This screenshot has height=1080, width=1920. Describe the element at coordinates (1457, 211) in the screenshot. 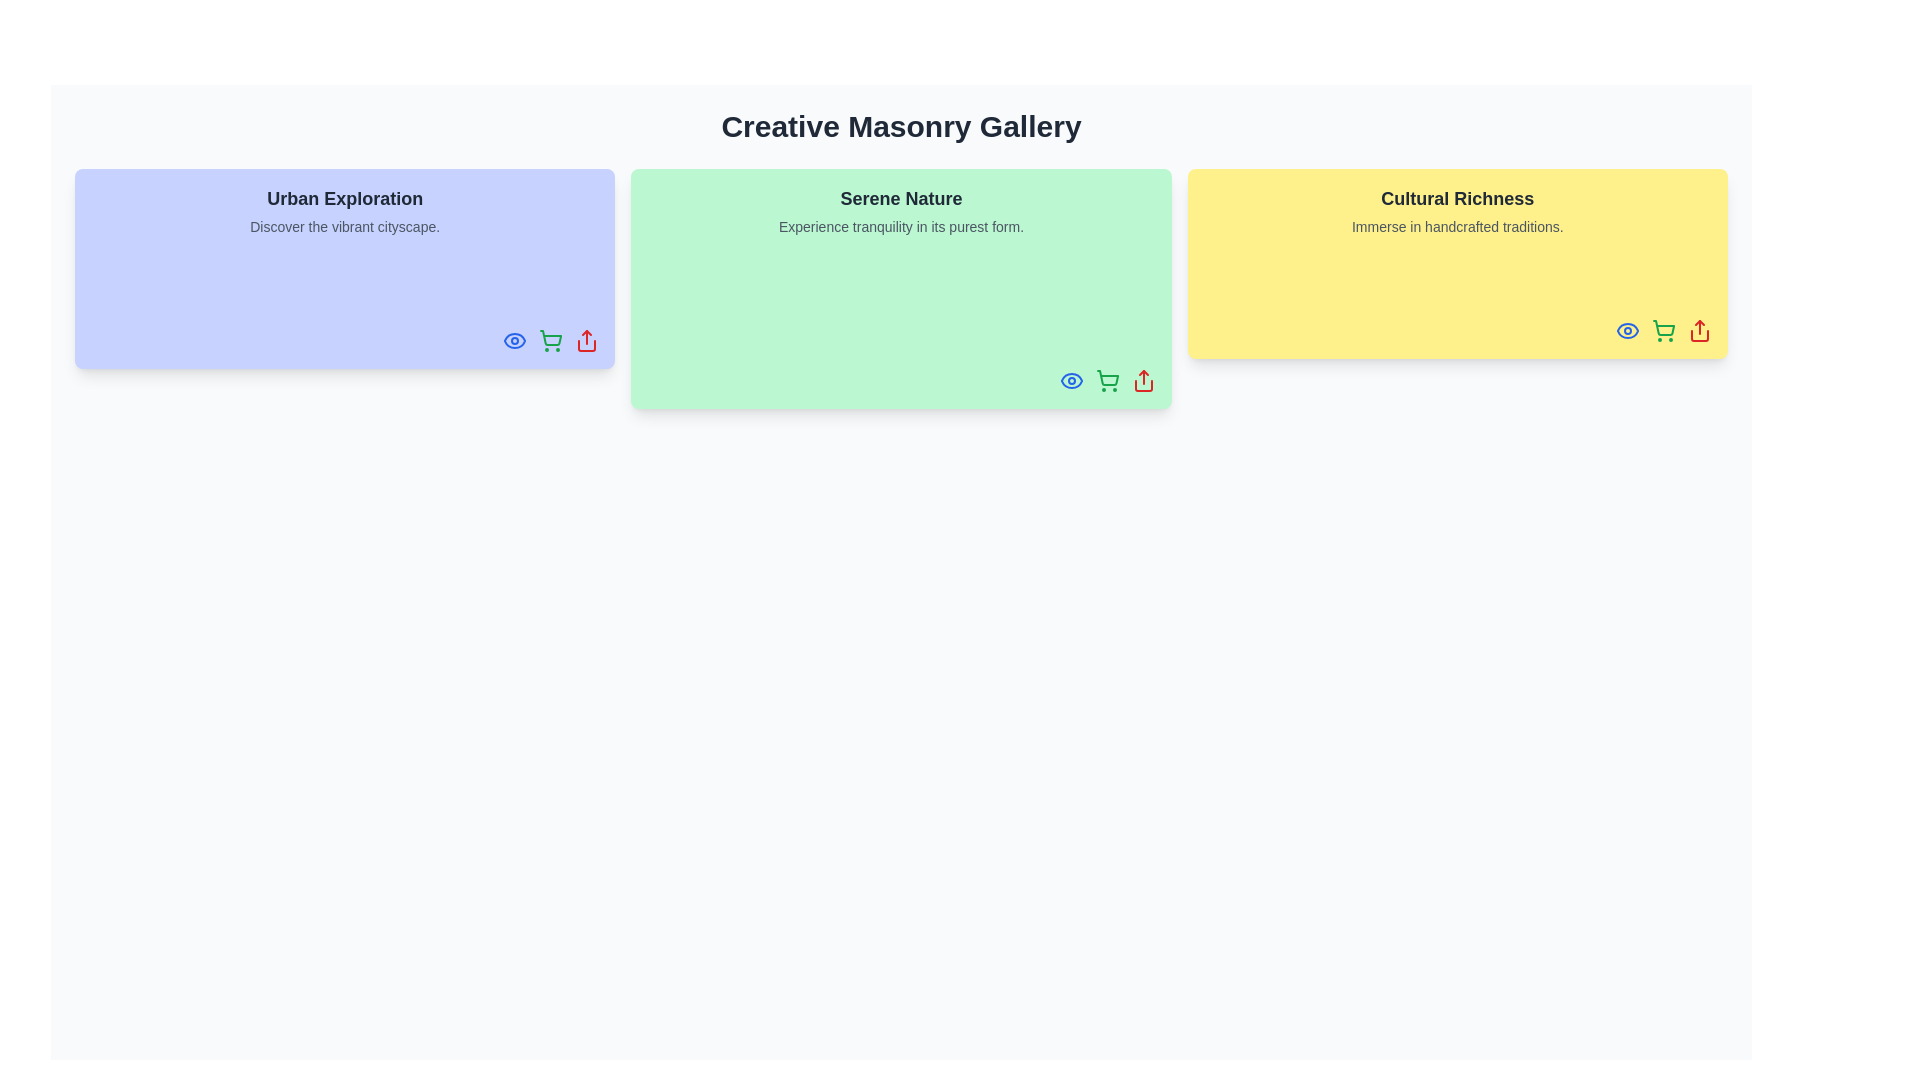

I see `the title and description section of the rightmost card in the gallery, positioned above the card's icons` at that location.